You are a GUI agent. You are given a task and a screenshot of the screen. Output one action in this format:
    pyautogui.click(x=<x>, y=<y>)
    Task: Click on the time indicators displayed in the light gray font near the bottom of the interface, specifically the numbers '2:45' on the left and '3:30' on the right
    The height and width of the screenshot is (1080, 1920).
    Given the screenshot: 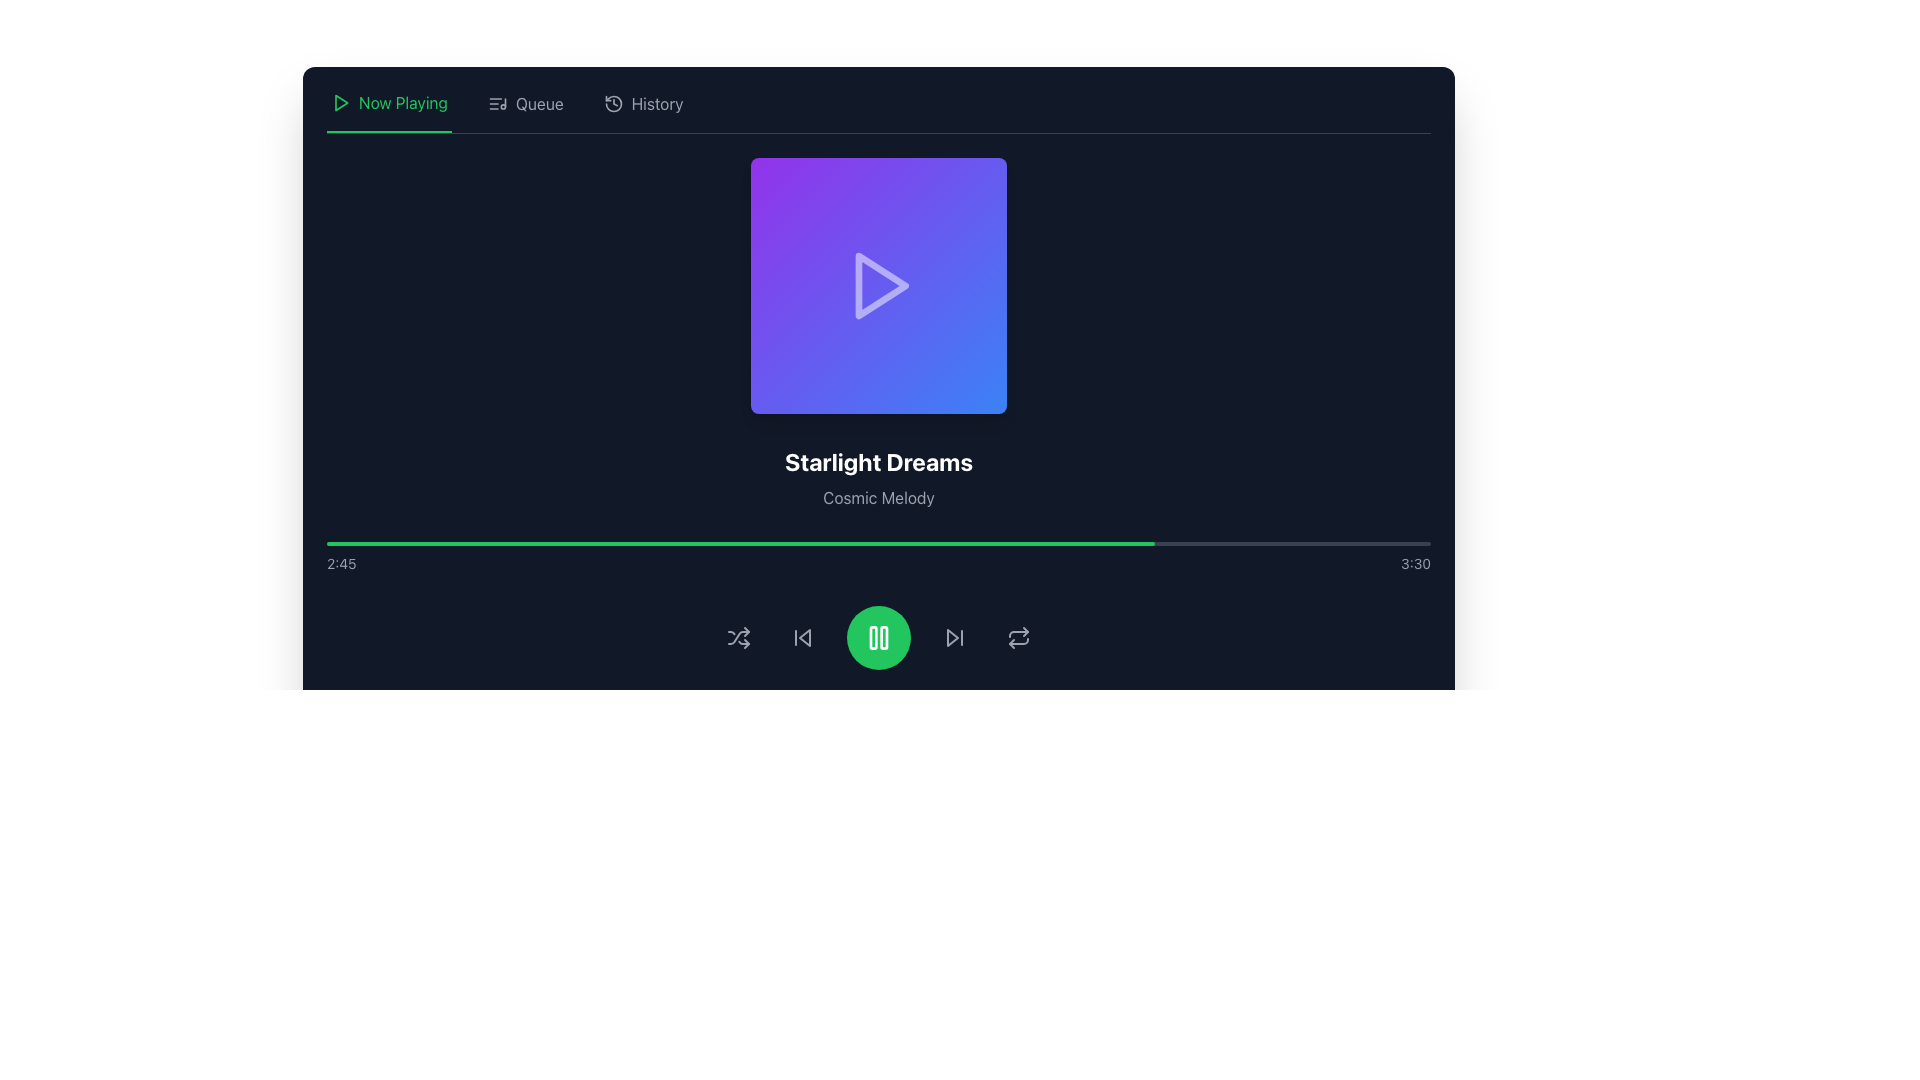 What is the action you would take?
    pyautogui.click(x=878, y=563)
    